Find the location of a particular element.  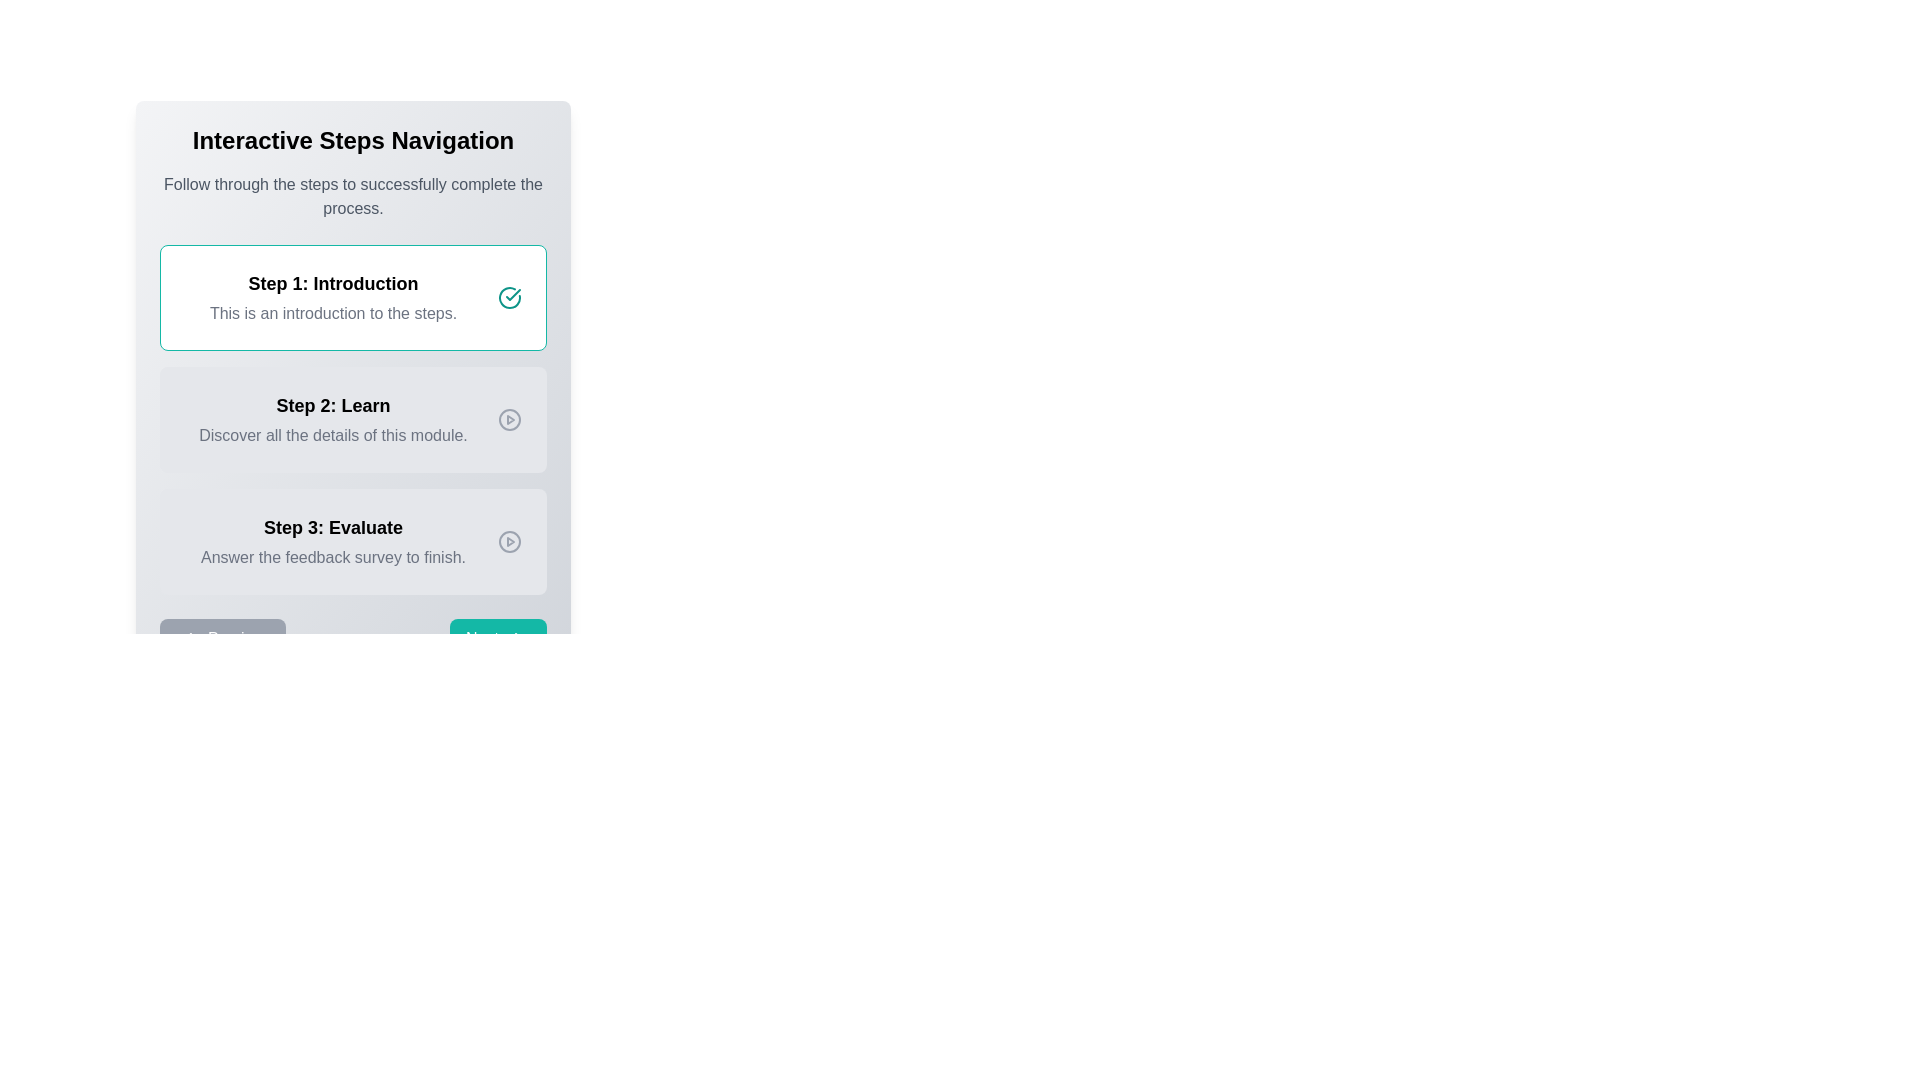

the circular play button with a hollow triangular play icon located at the center of the 'Step 3: Evaluate' card to initiate the action is located at coordinates (509, 542).